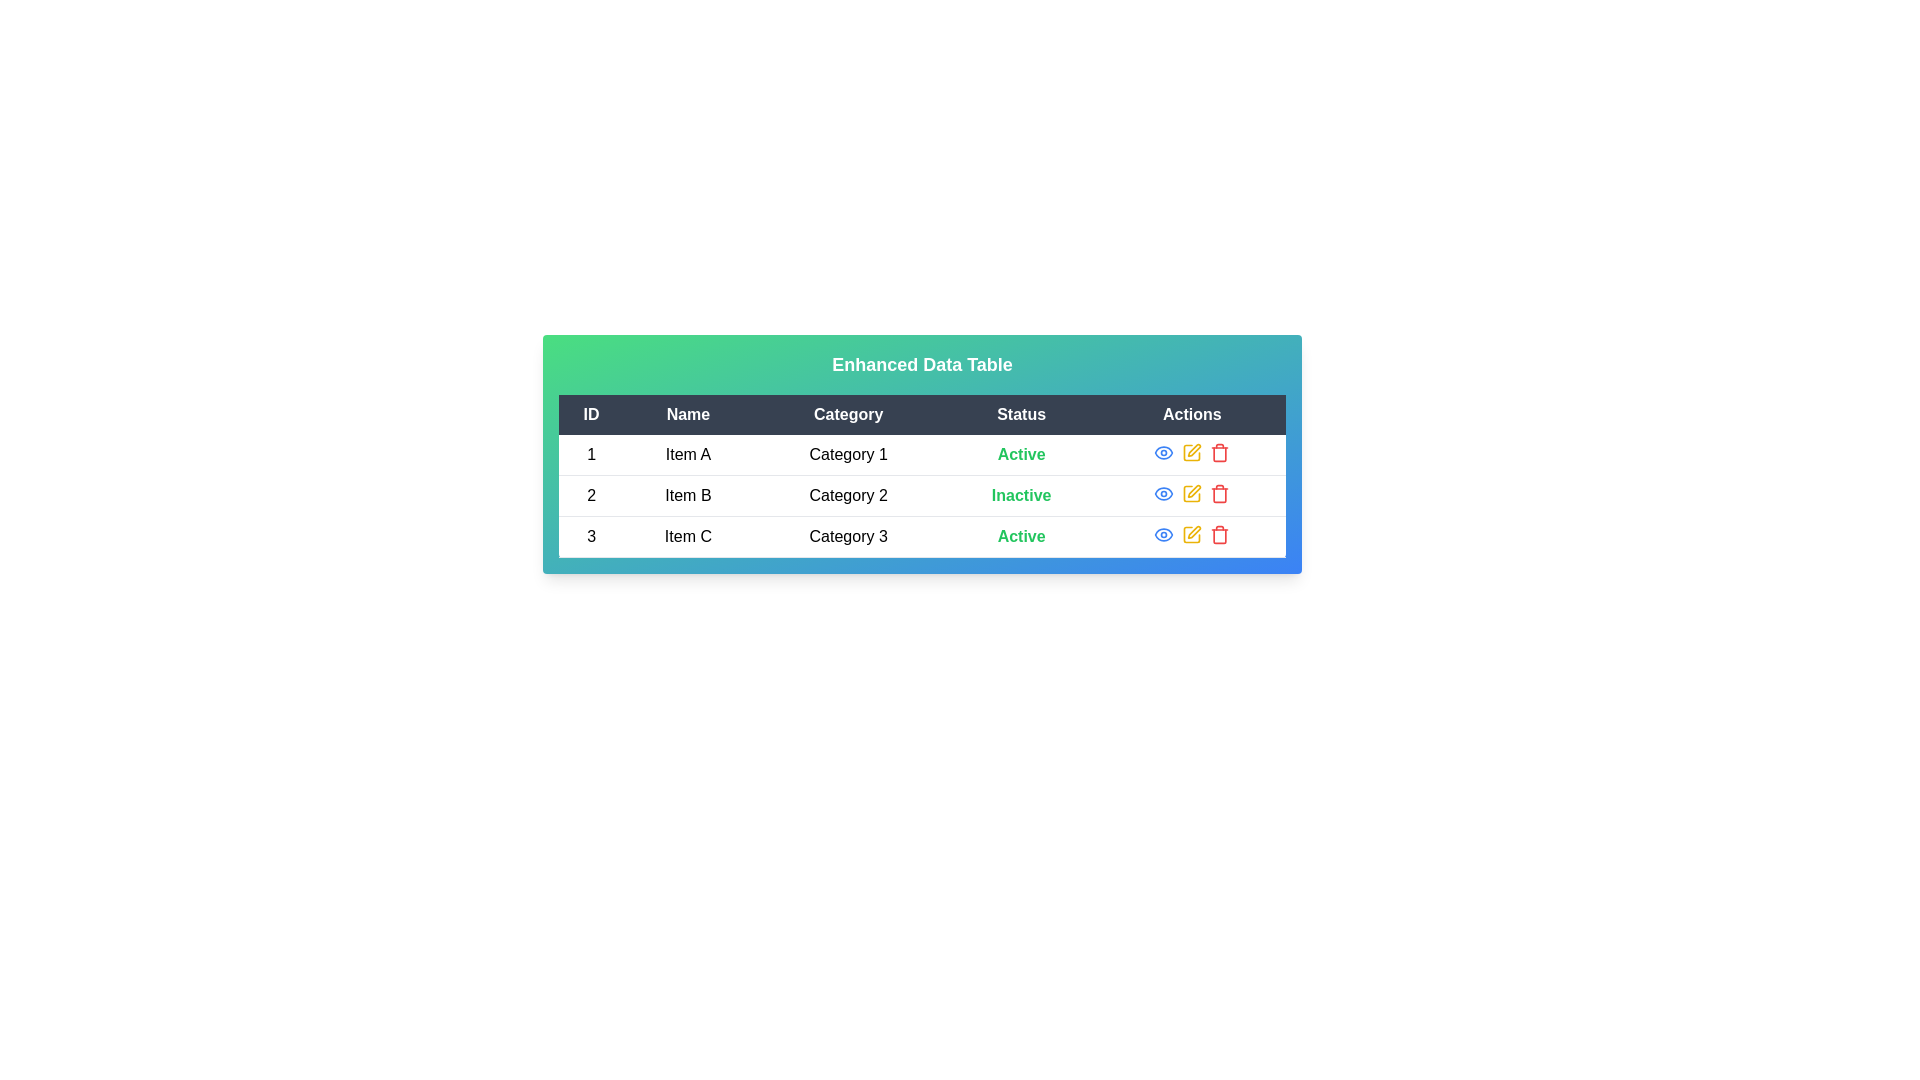  I want to click on the row corresponding to 1, so click(921, 455).